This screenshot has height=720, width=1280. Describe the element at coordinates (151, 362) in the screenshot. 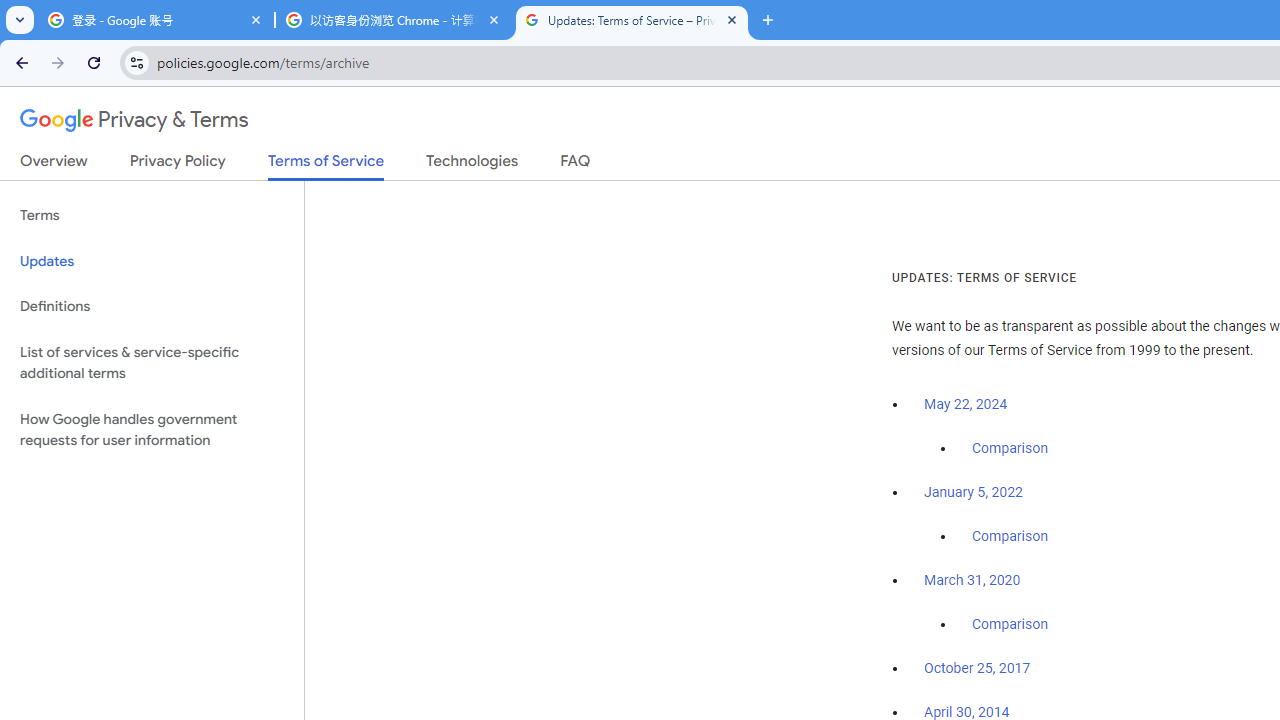

I see `'List of services & service-specific additional terms'` at that location.